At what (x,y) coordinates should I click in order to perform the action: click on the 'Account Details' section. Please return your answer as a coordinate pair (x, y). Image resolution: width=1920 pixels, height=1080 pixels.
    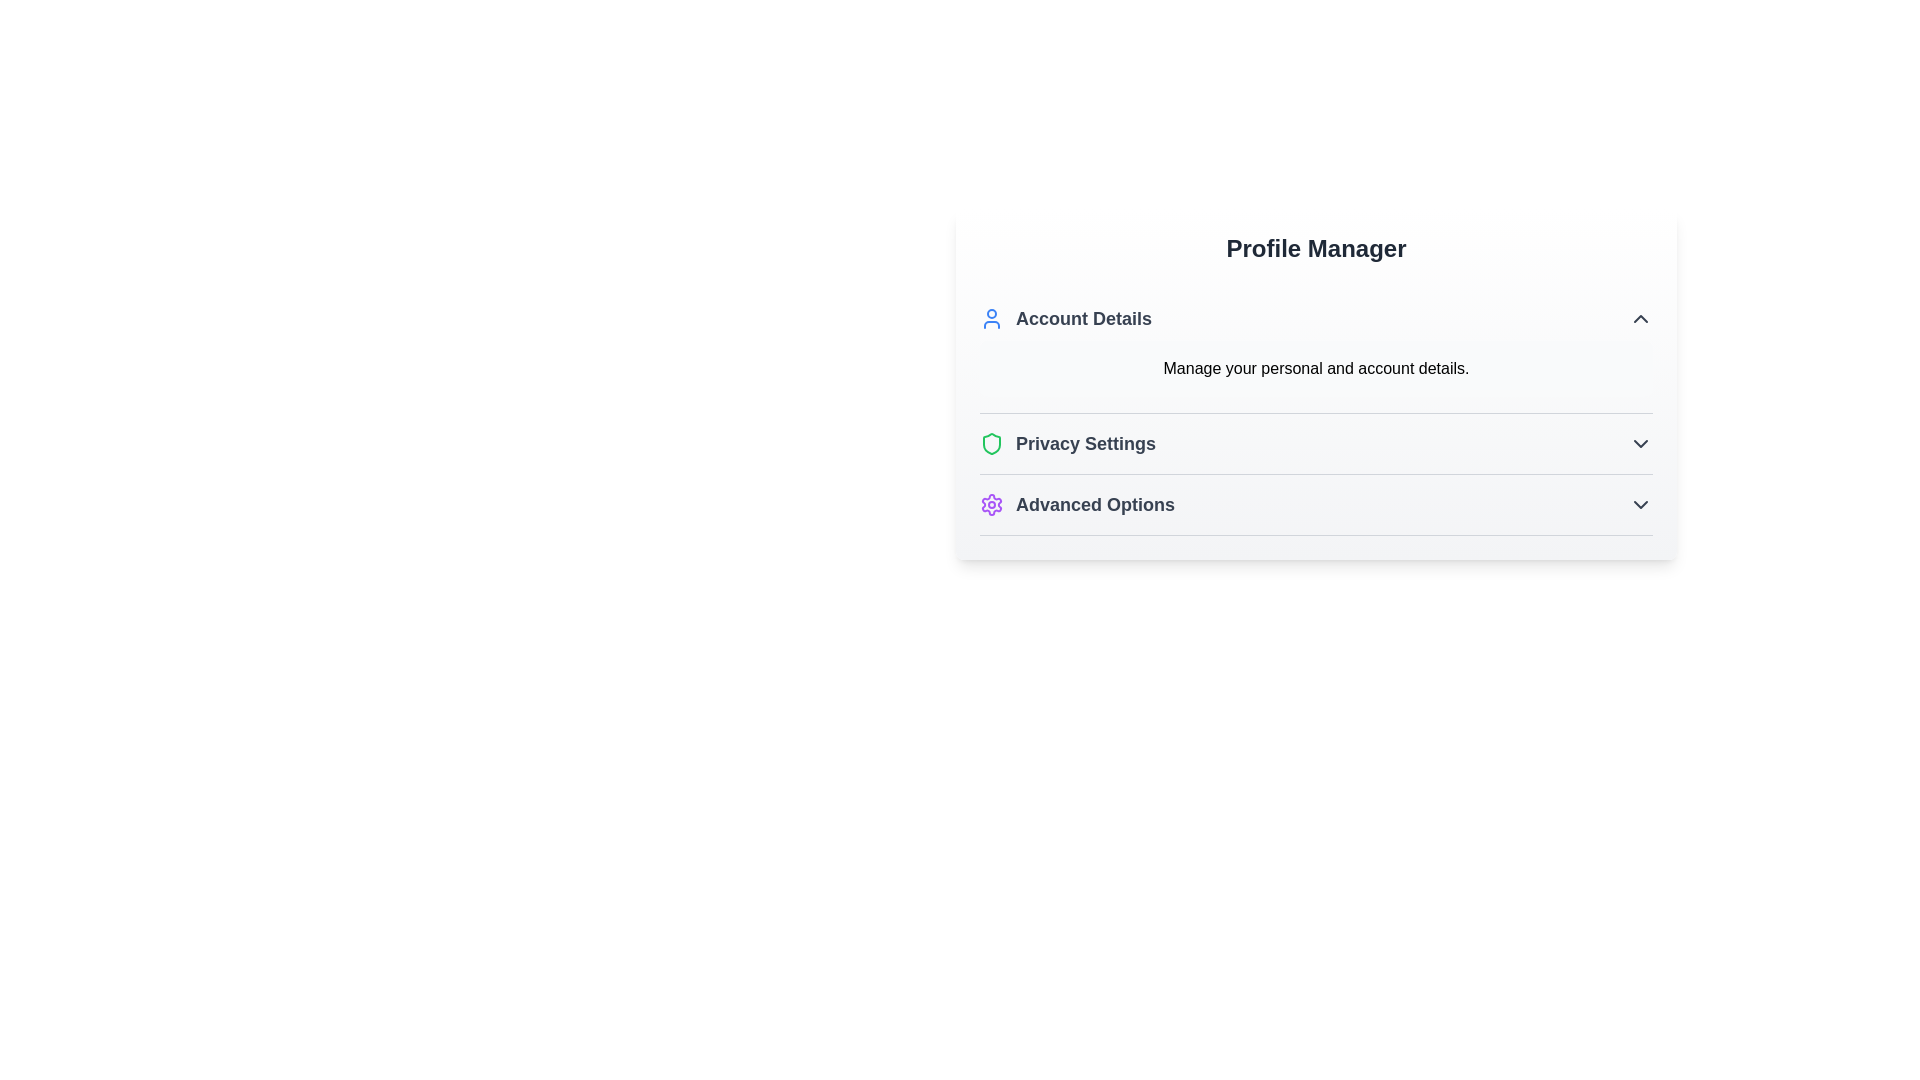
    Looking at the image, I should click on (1316, 350).